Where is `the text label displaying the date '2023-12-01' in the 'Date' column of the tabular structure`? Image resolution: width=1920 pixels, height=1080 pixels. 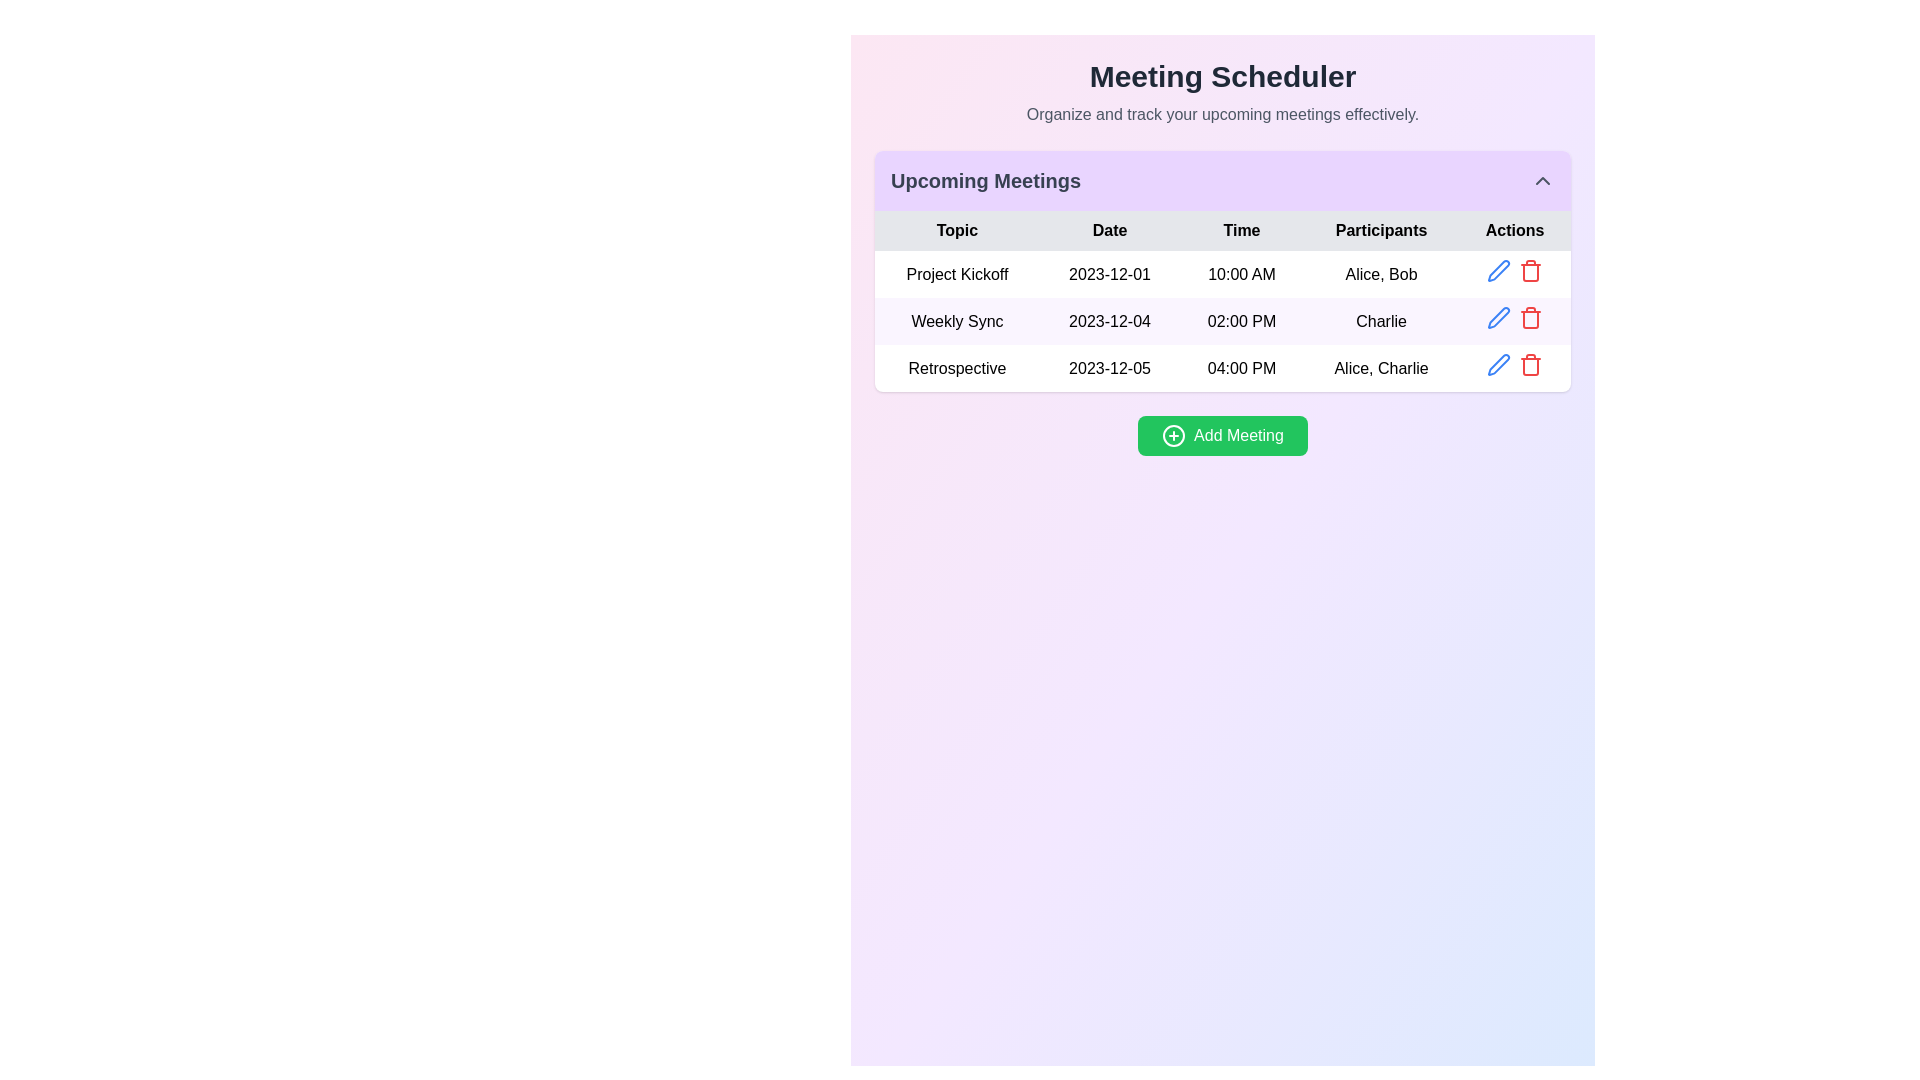
the text label displaying the date '2023-12-01' in the 'Date' column of the tabular structure is located at coordinates (1108, 274).